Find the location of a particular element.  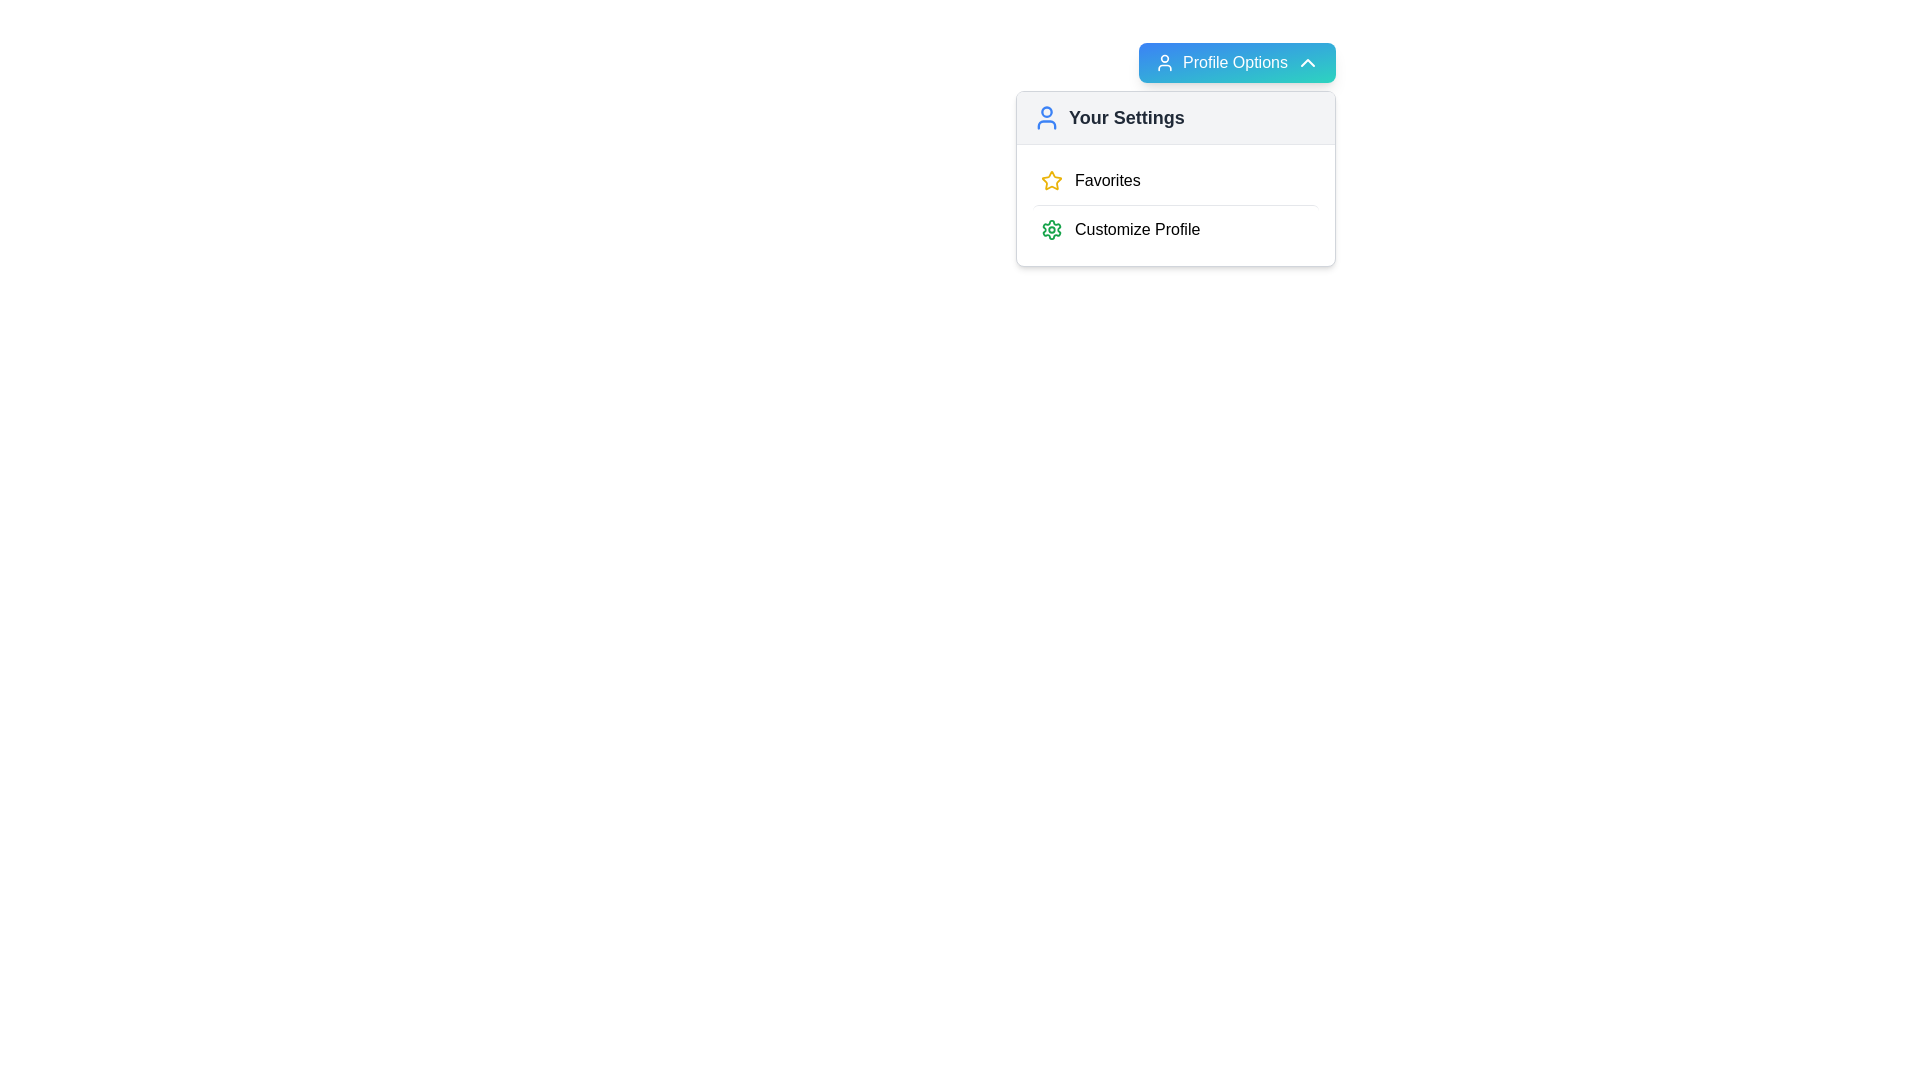

the user settings icon located to the left of the text 'Your Settings' is located at coordinates (1045, 118).